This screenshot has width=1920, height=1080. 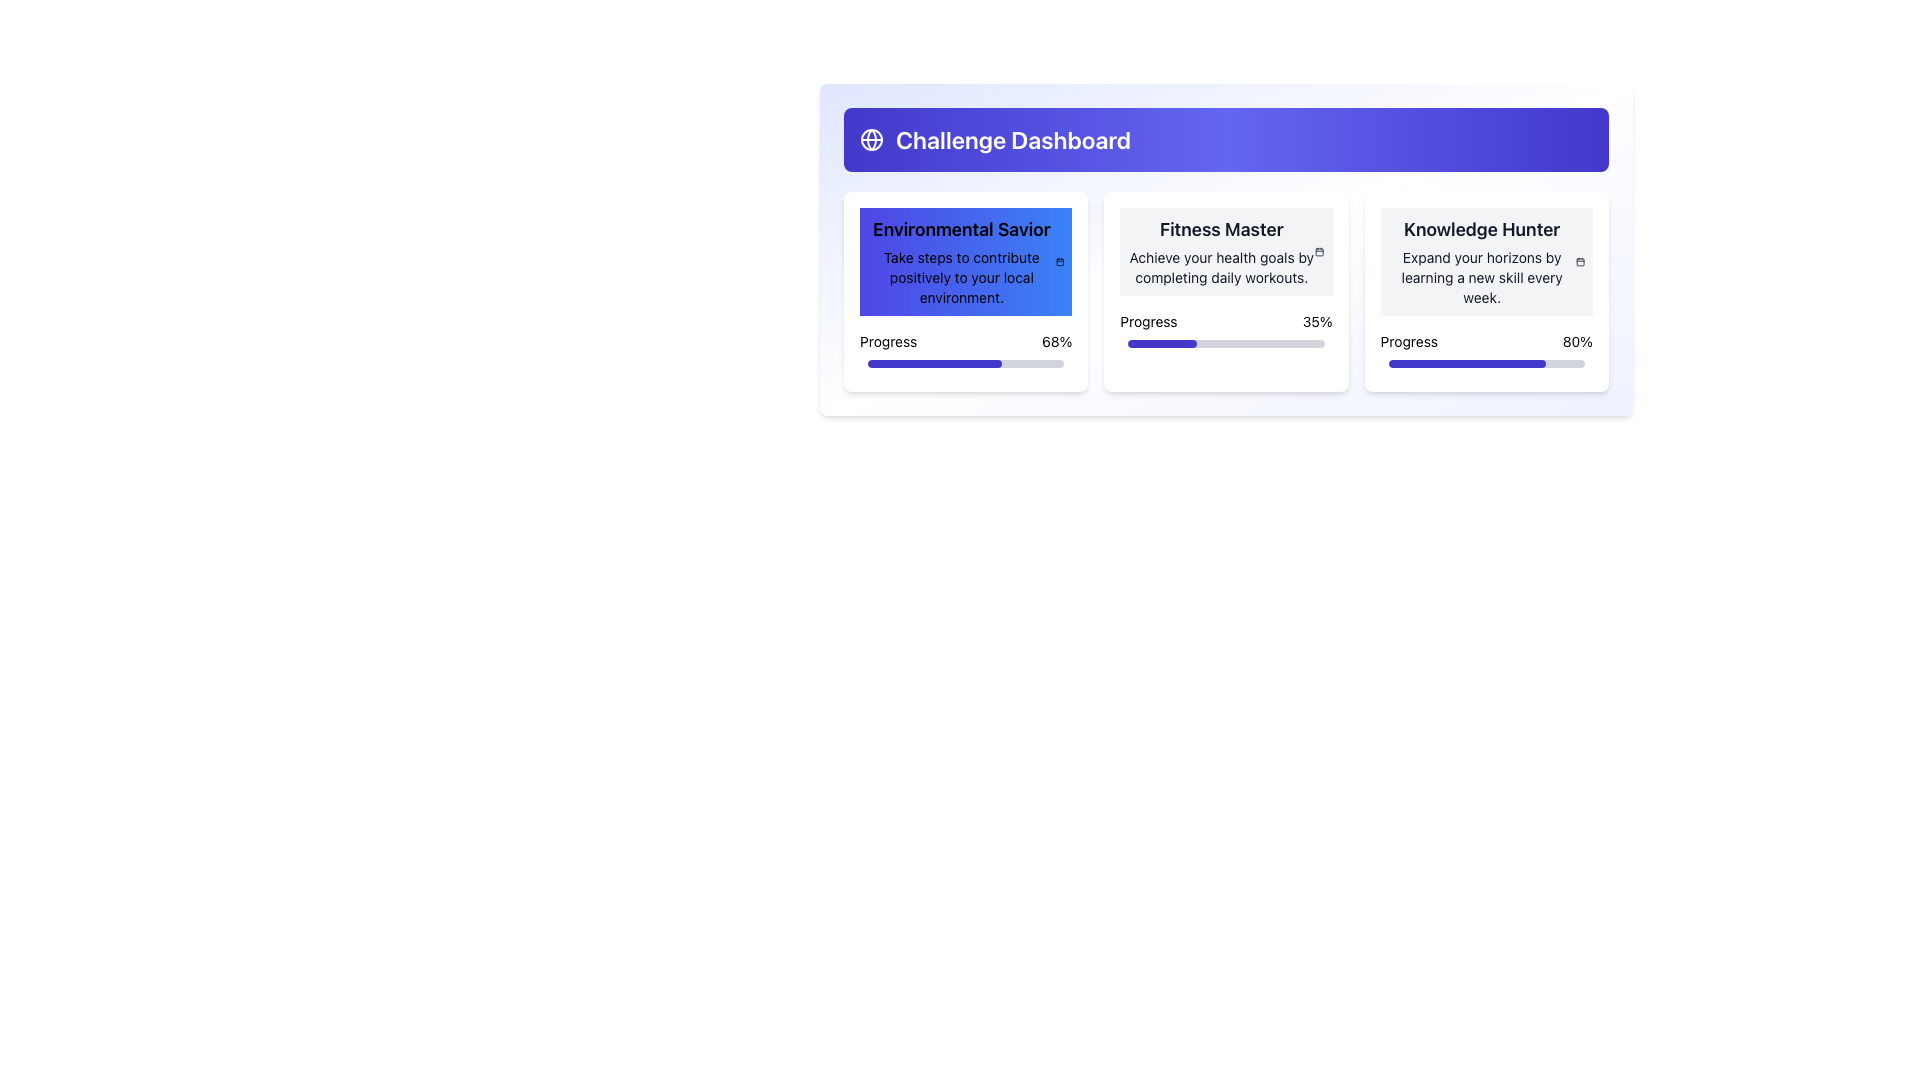 What do you see at coordinates (961, 230) in the screenshot?
I see `the 'Environmental Savior' text label that serves as the title for its corresponding card, positioned in the top-left quadrant of the card` at bounding box center [961, 230].